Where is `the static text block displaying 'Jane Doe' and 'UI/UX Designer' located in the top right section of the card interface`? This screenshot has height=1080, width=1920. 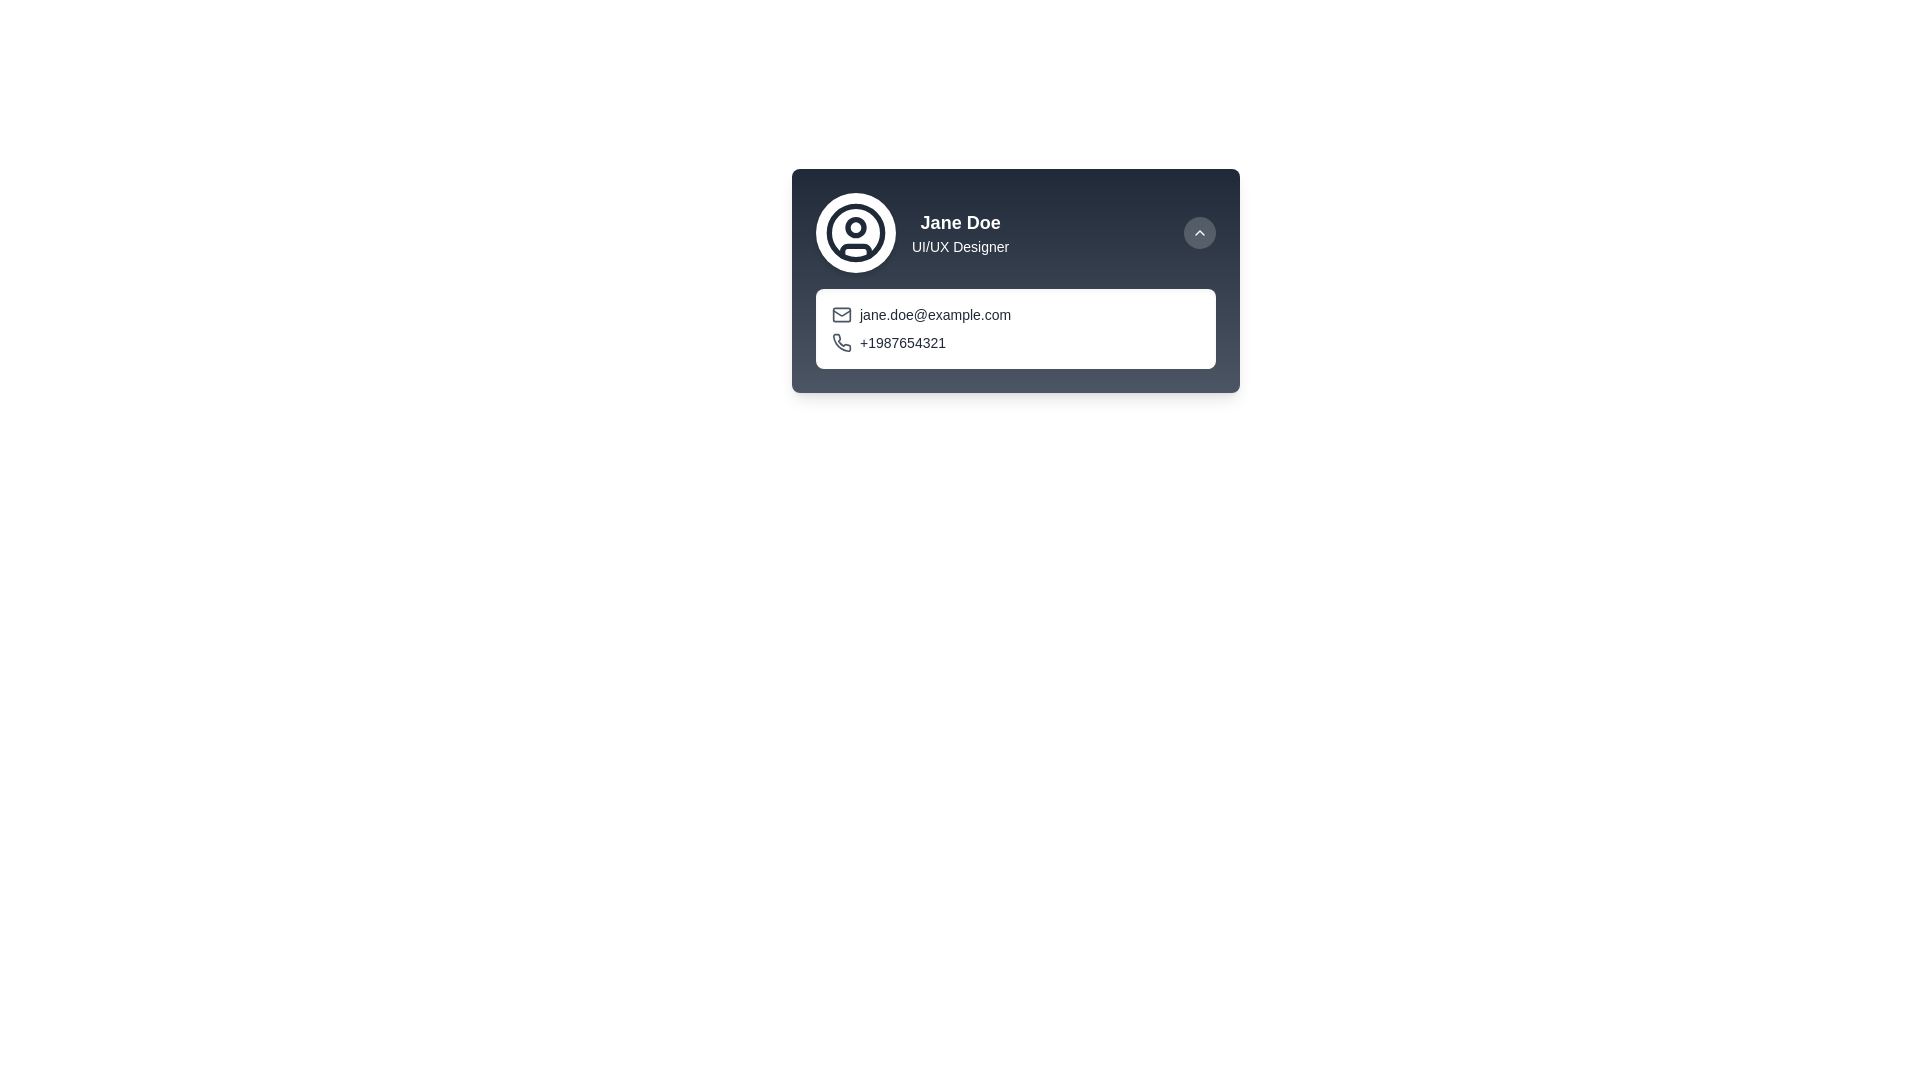
the static text block displaying 'Jane Doe' and 'UI/UX Designer' located in the top right section of the card interface is located at coordinates (960, 231).